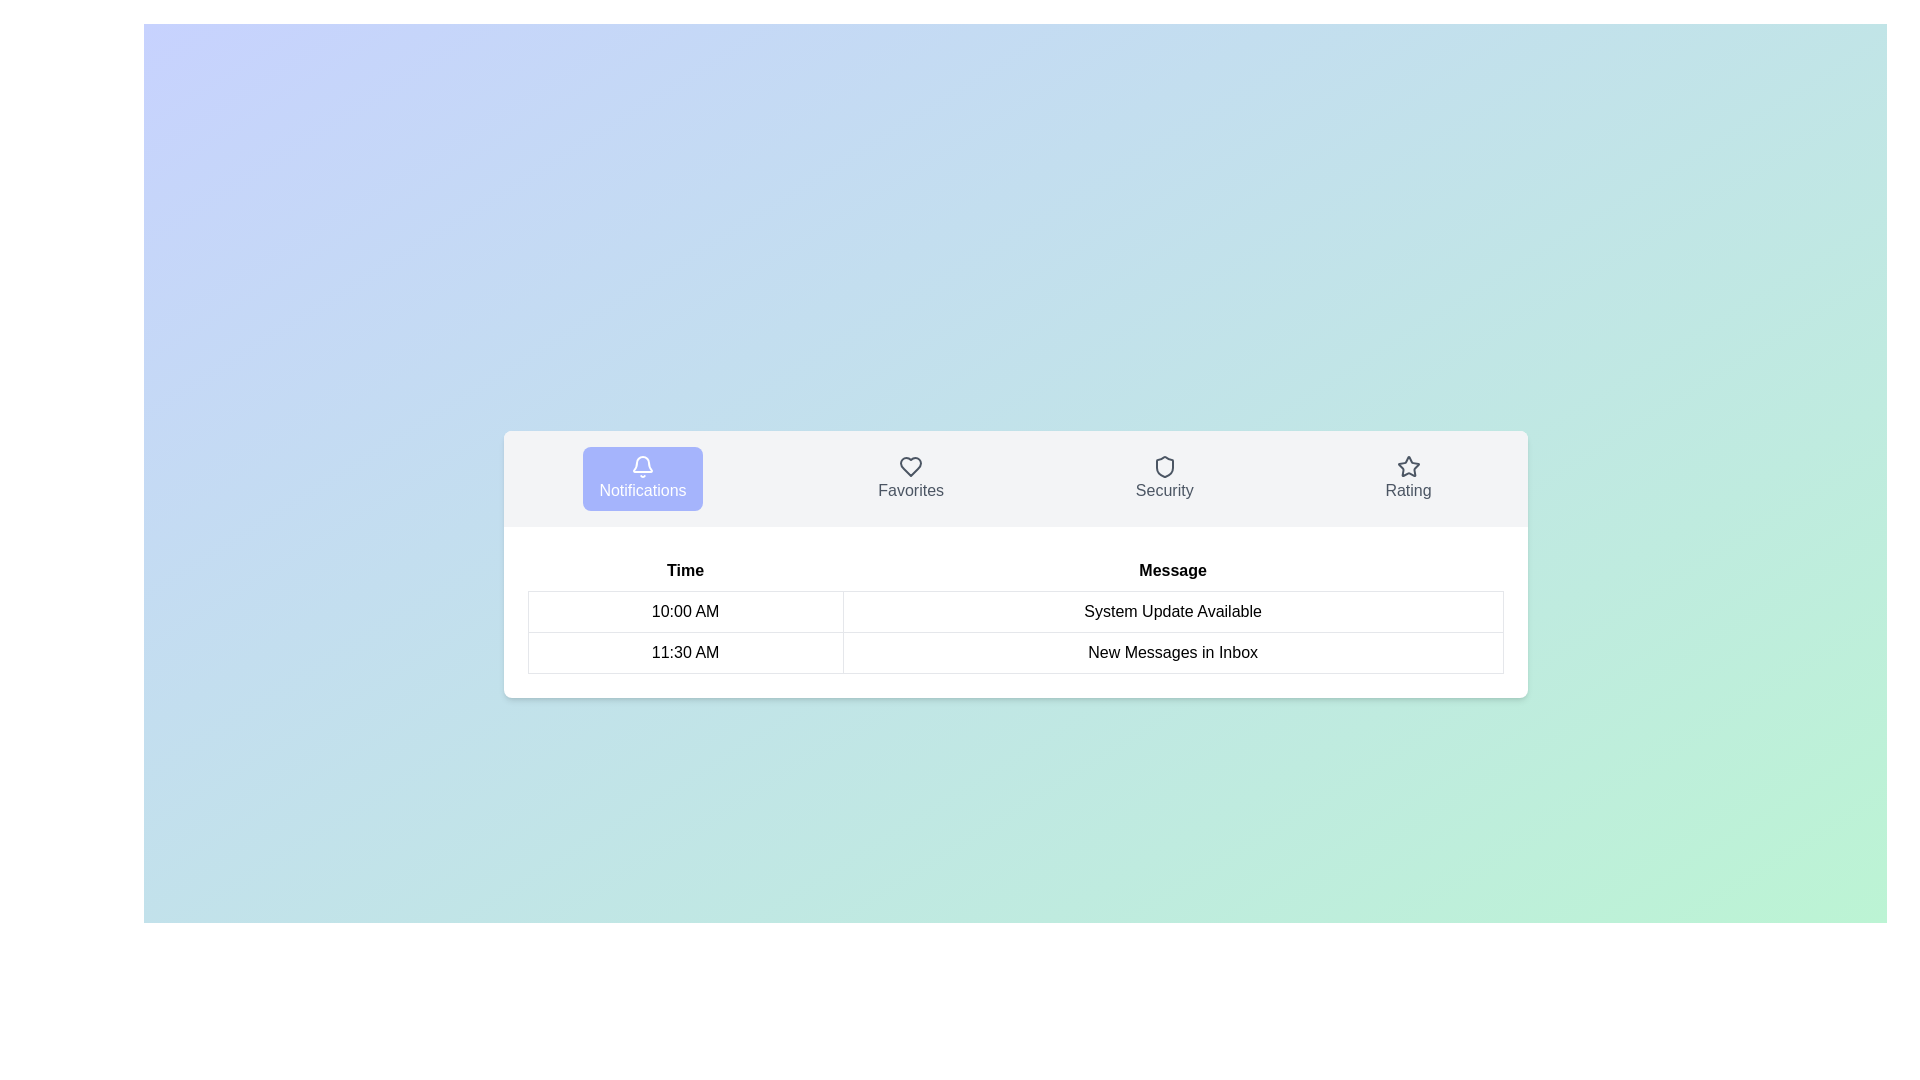  Describe the element at coordinates (1164, 490) in the screenshot. I see `the third text label in the menu options that is positioned between 'Favorites' and 'Rating', which is associated with security-related functionalities` at that location.